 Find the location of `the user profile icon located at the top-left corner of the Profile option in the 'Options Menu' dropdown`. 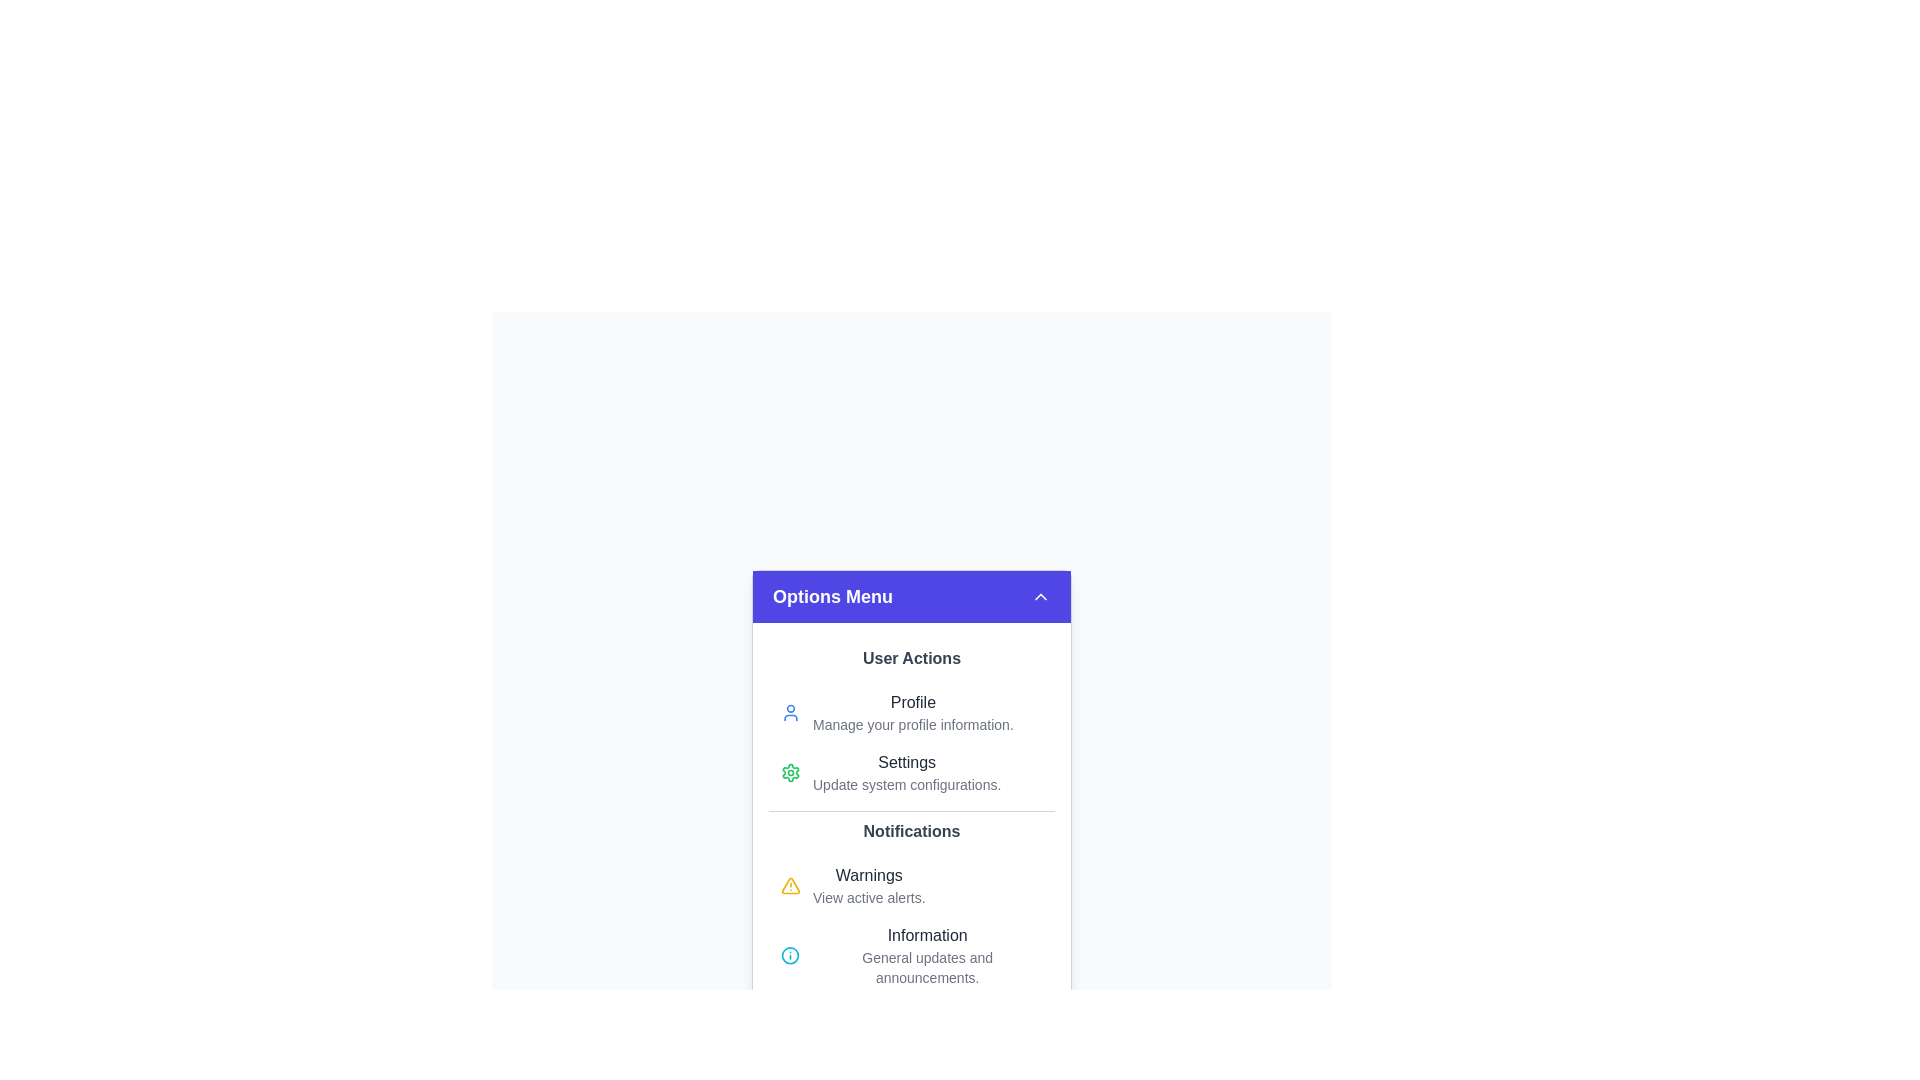

the user profile icon located at the top-left corner of the Profile option in the 'Options Menu' dropdown is located at coordinates (790, 712).